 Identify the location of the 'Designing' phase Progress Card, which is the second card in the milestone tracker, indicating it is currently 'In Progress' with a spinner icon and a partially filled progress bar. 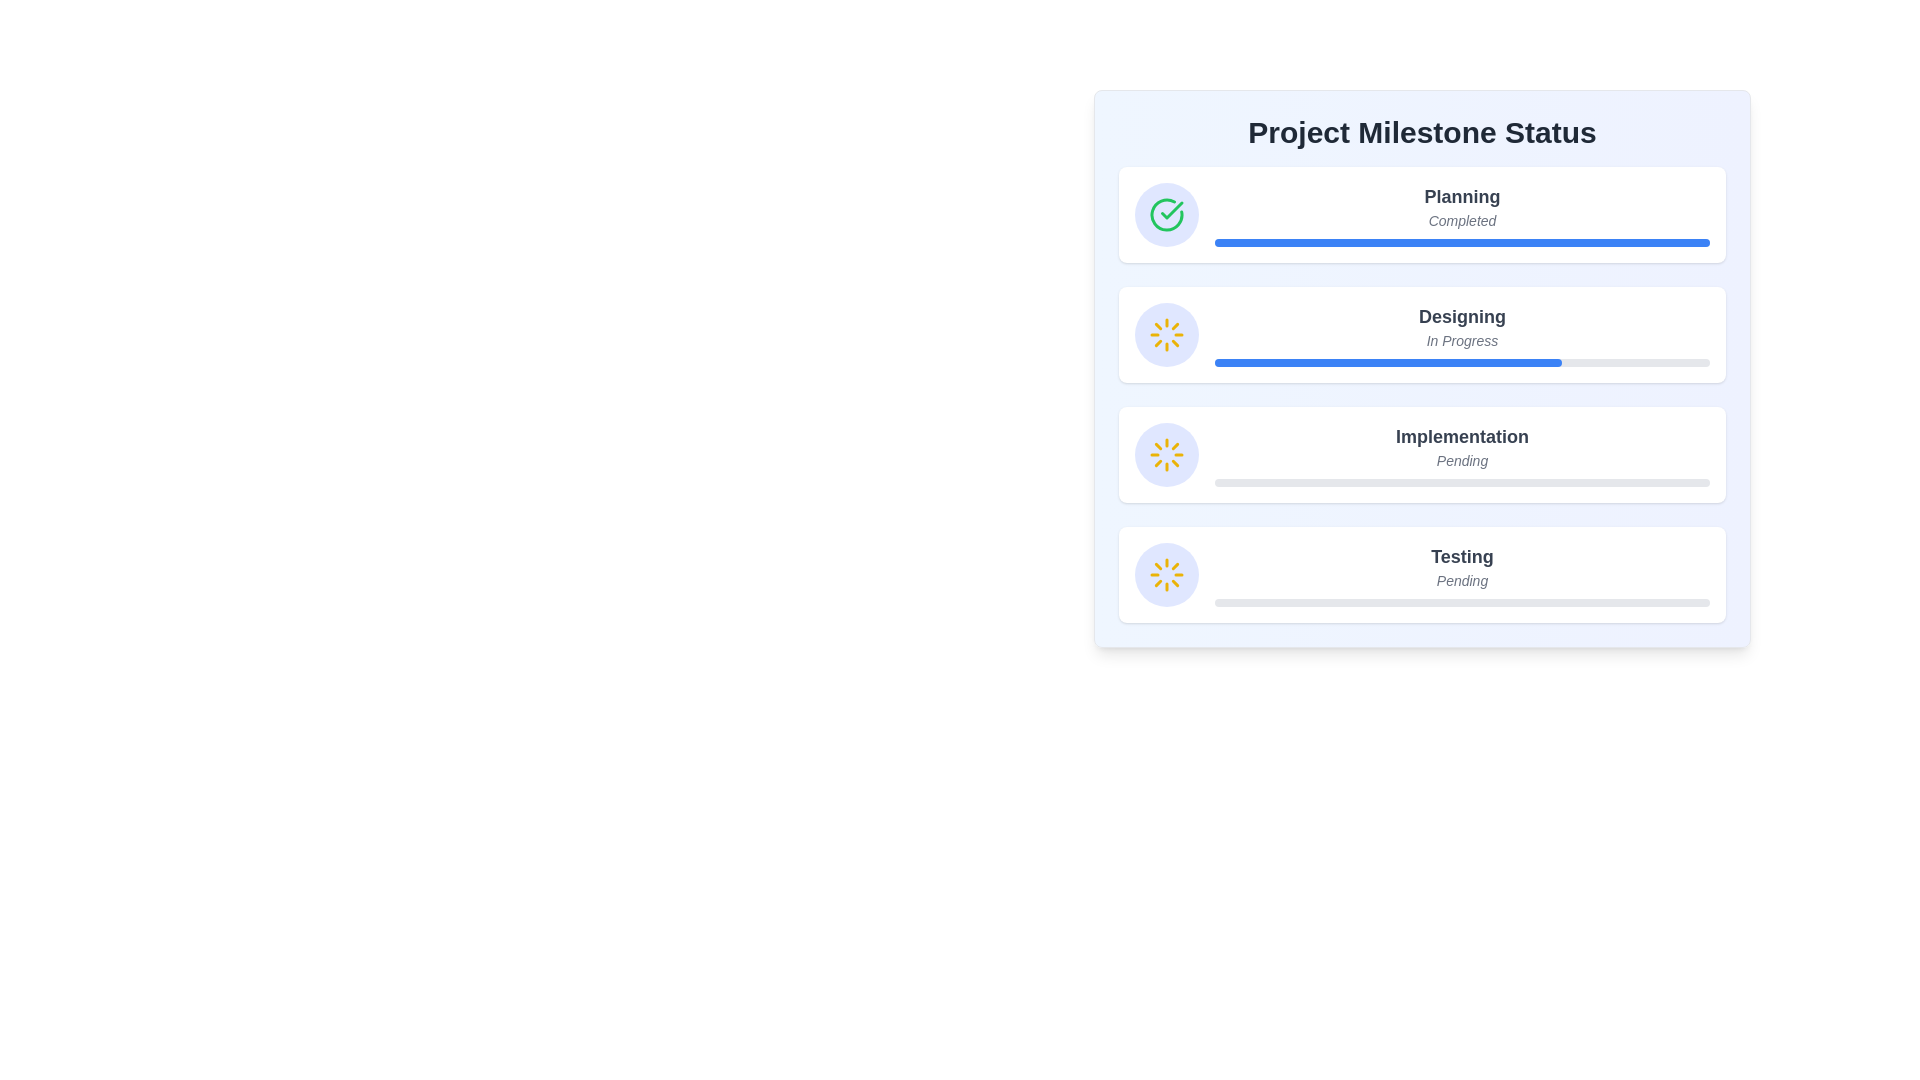
(1421, 334).